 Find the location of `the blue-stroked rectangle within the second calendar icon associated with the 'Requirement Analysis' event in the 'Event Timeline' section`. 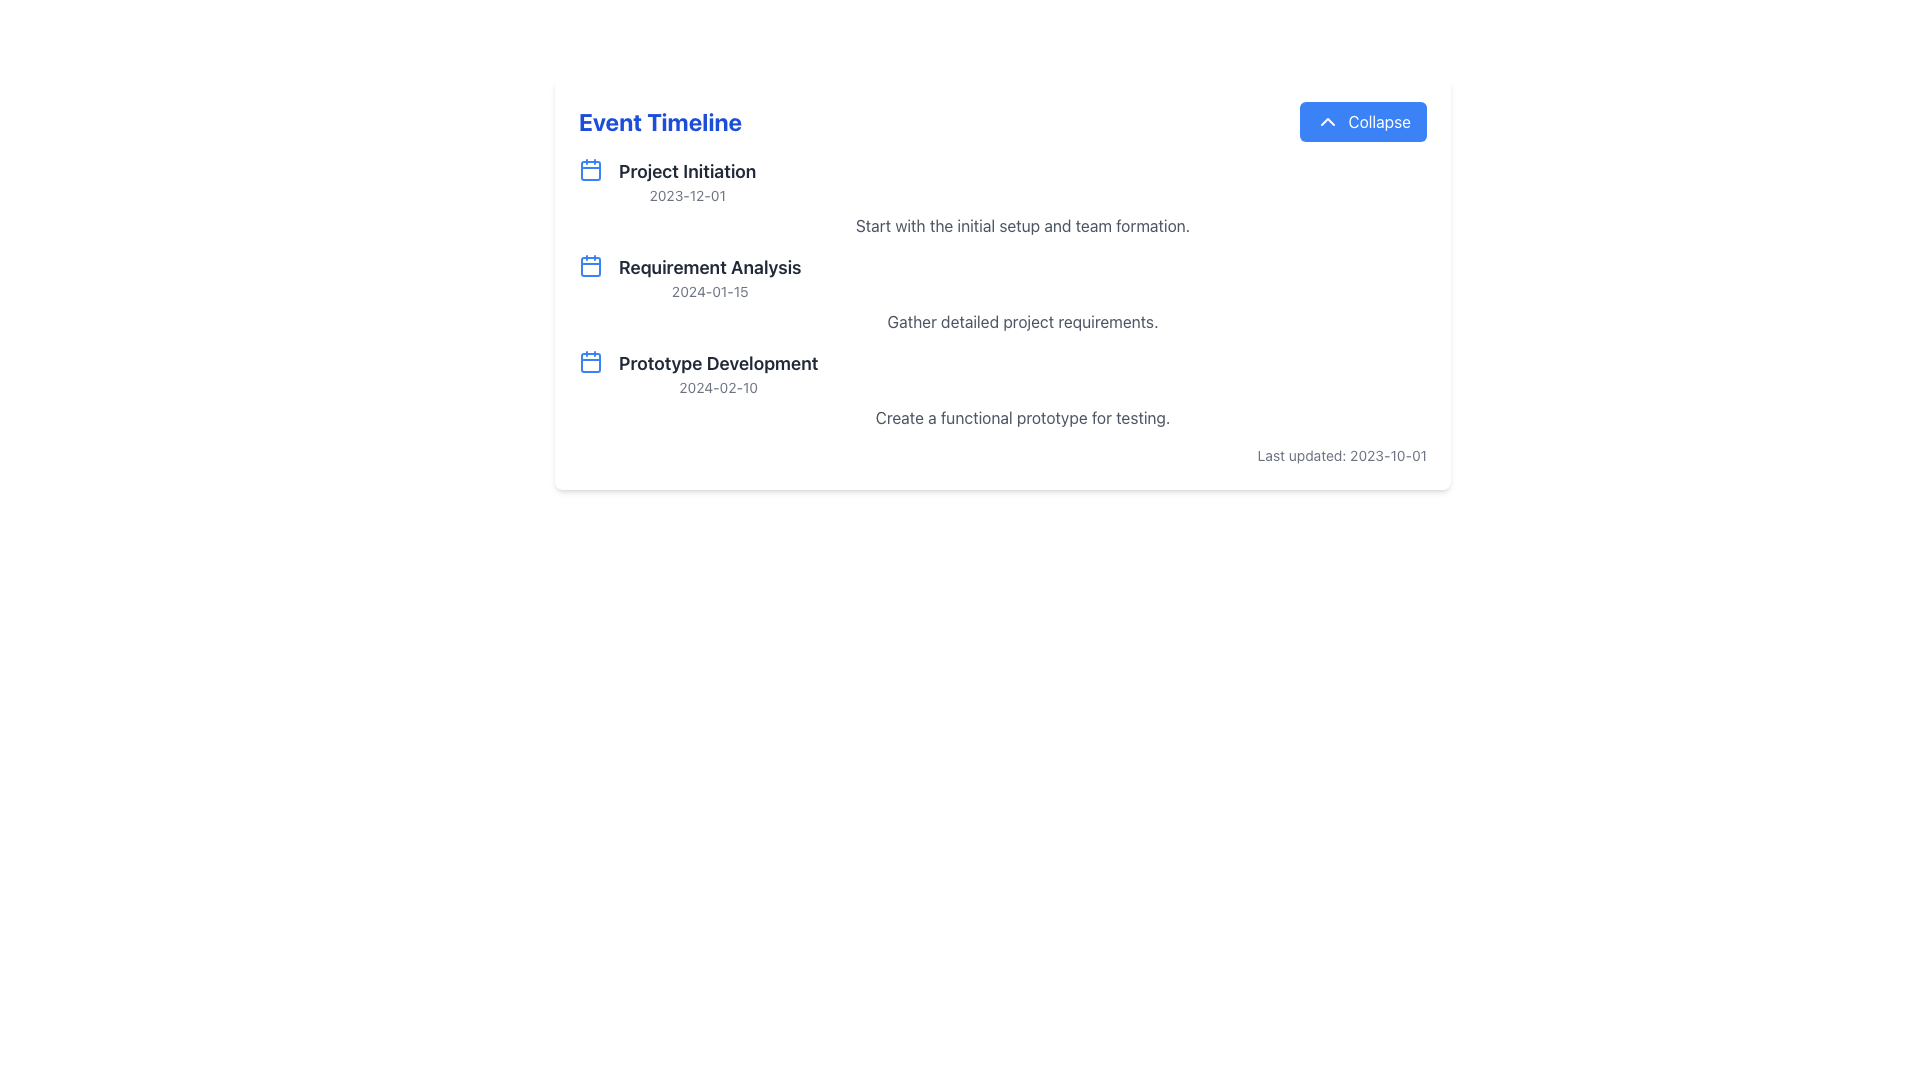

the blue-stroked rectangle within the second calendar icon associated with the 'Requirement Analysis' event in the 'Event Timeline' section is located at coordinates (589, 265).